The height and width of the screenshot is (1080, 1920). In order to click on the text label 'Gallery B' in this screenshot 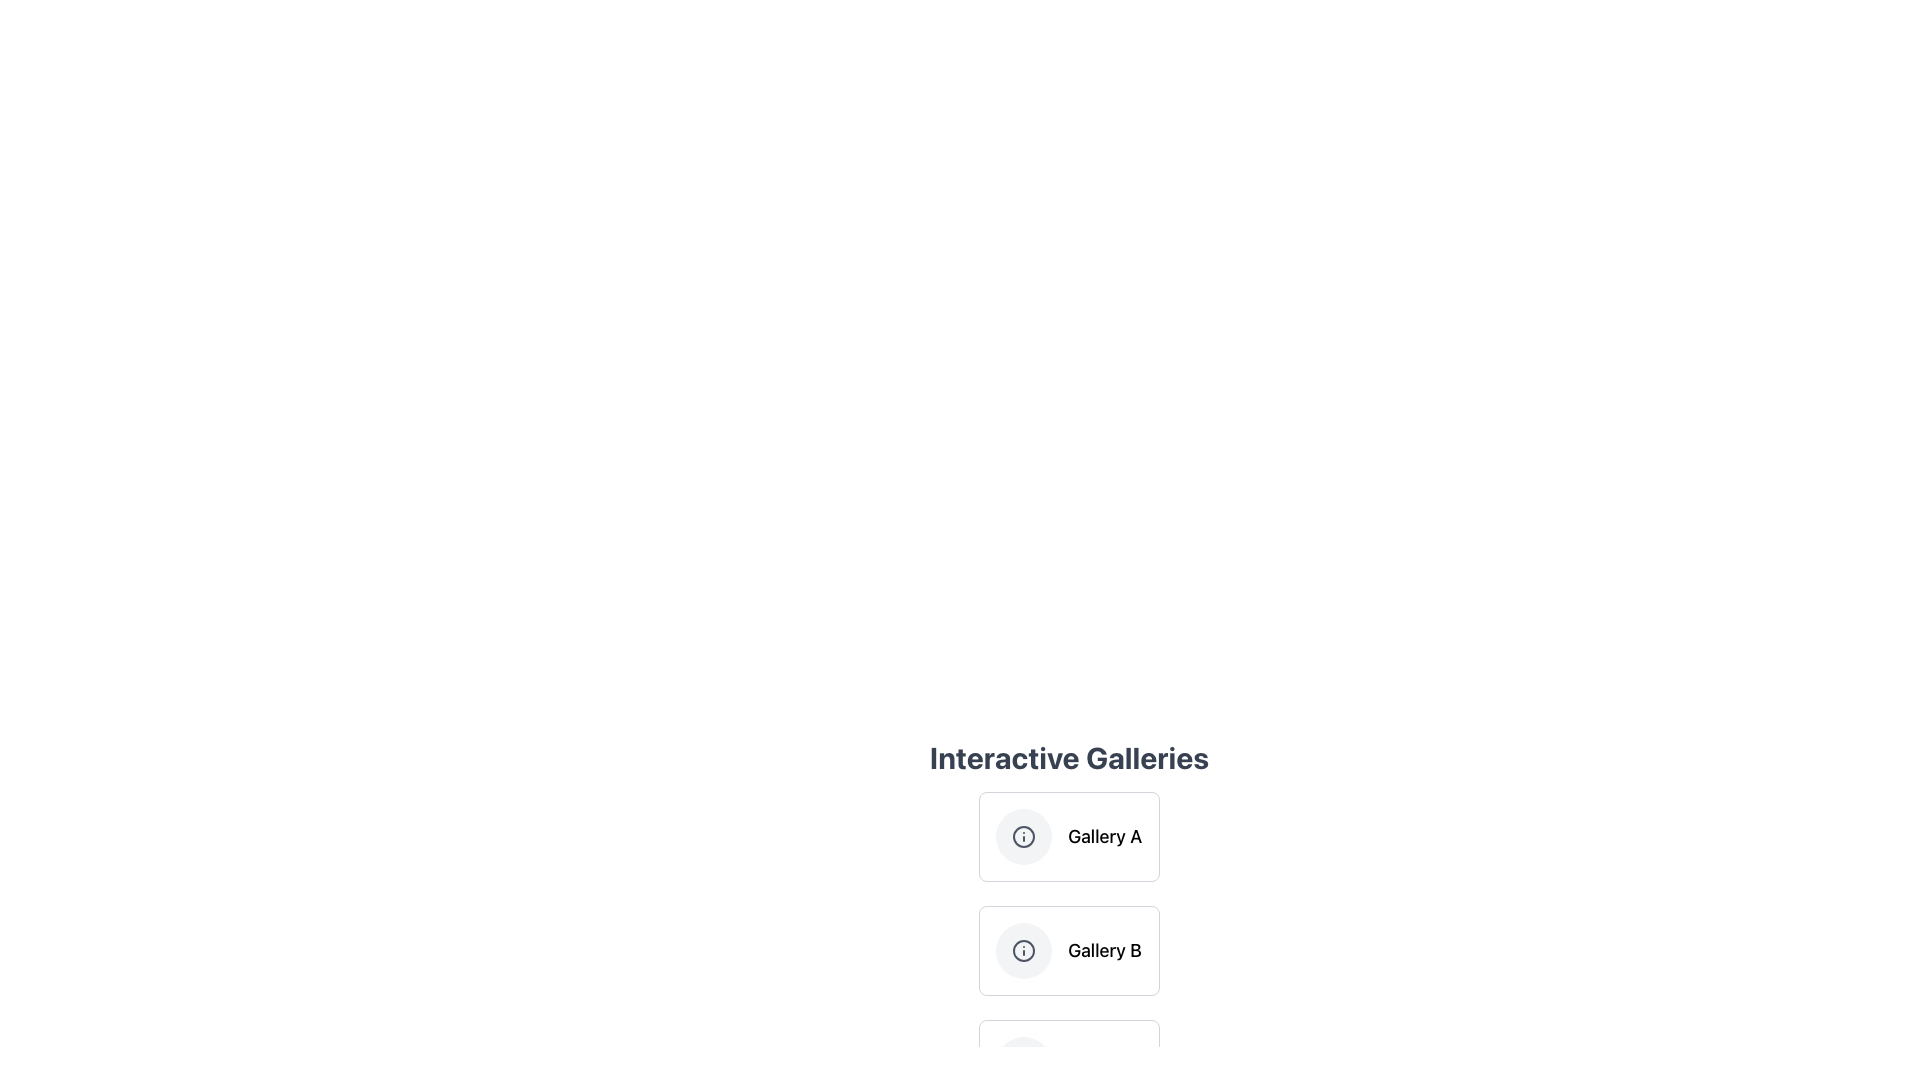, I will do `click(1103, 950)`.